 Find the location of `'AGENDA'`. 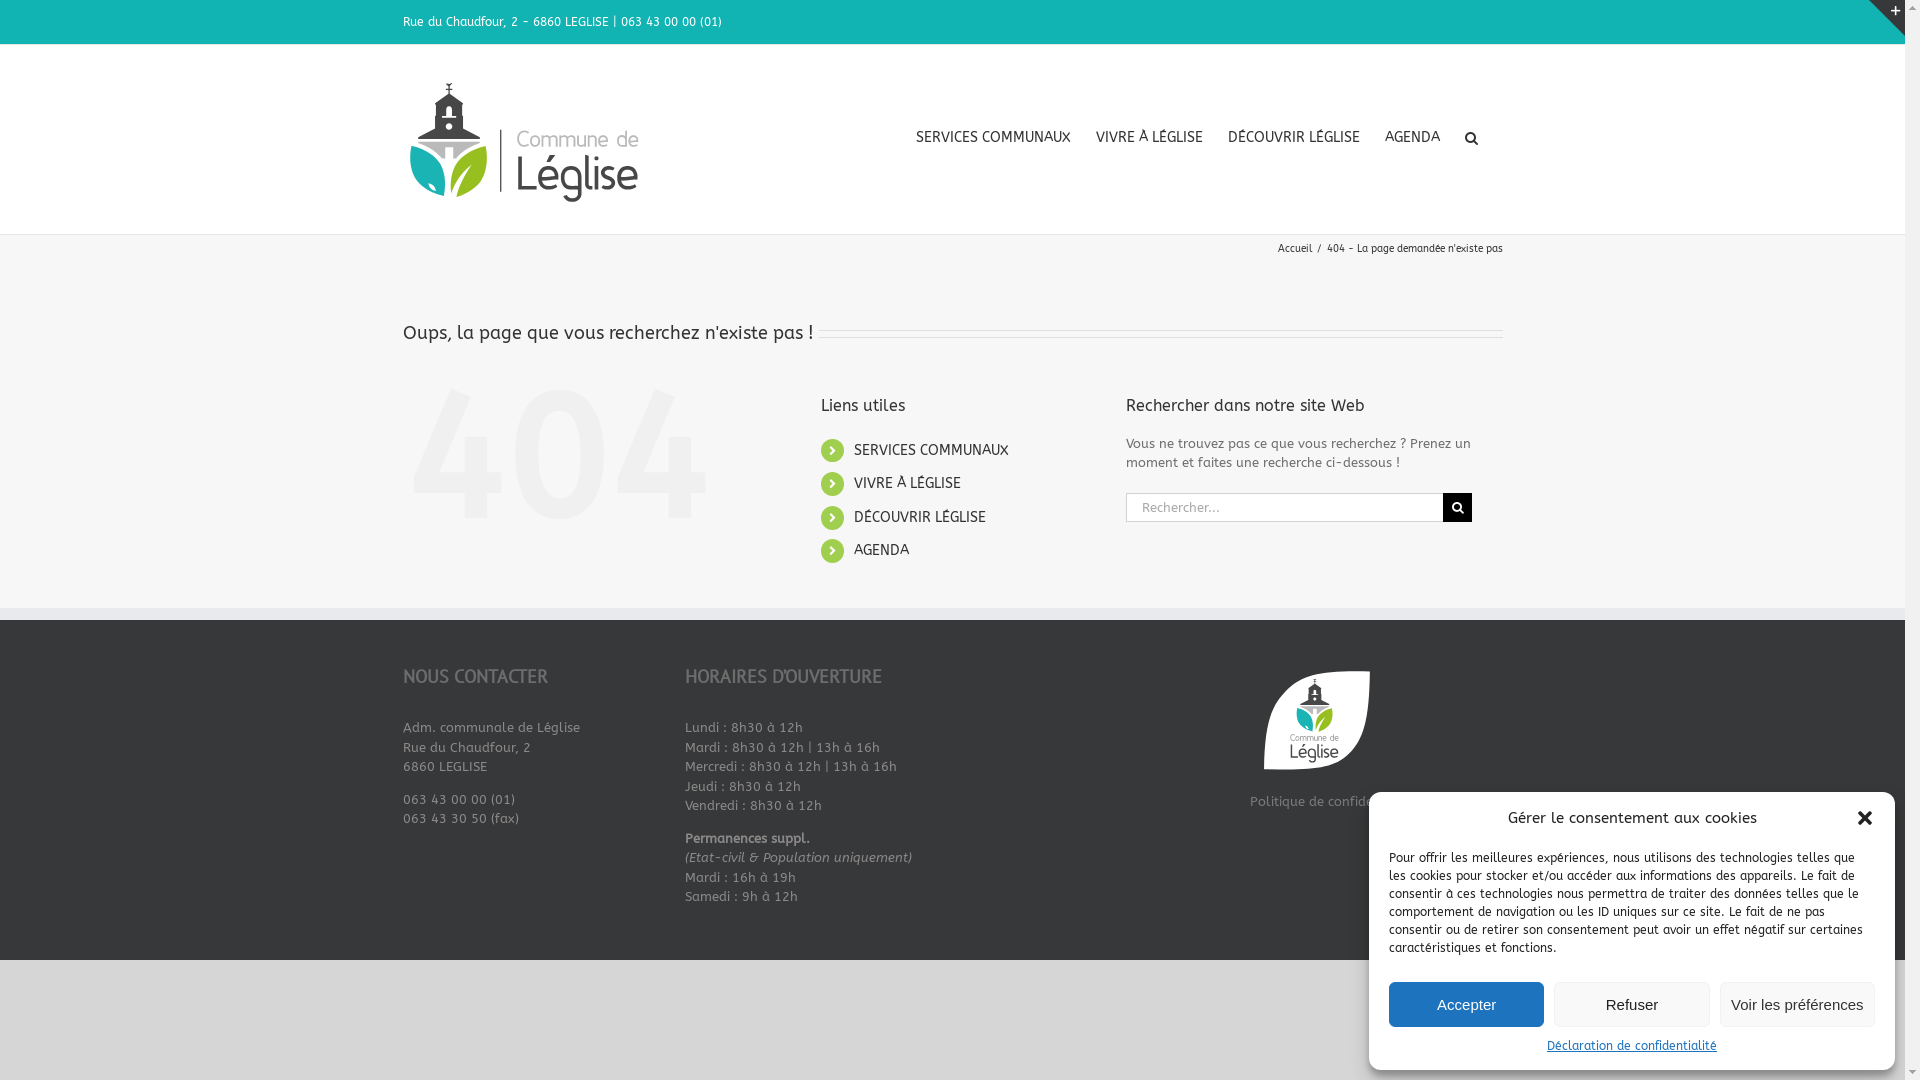

'AGENDA' is located at coordinates (880, 550).